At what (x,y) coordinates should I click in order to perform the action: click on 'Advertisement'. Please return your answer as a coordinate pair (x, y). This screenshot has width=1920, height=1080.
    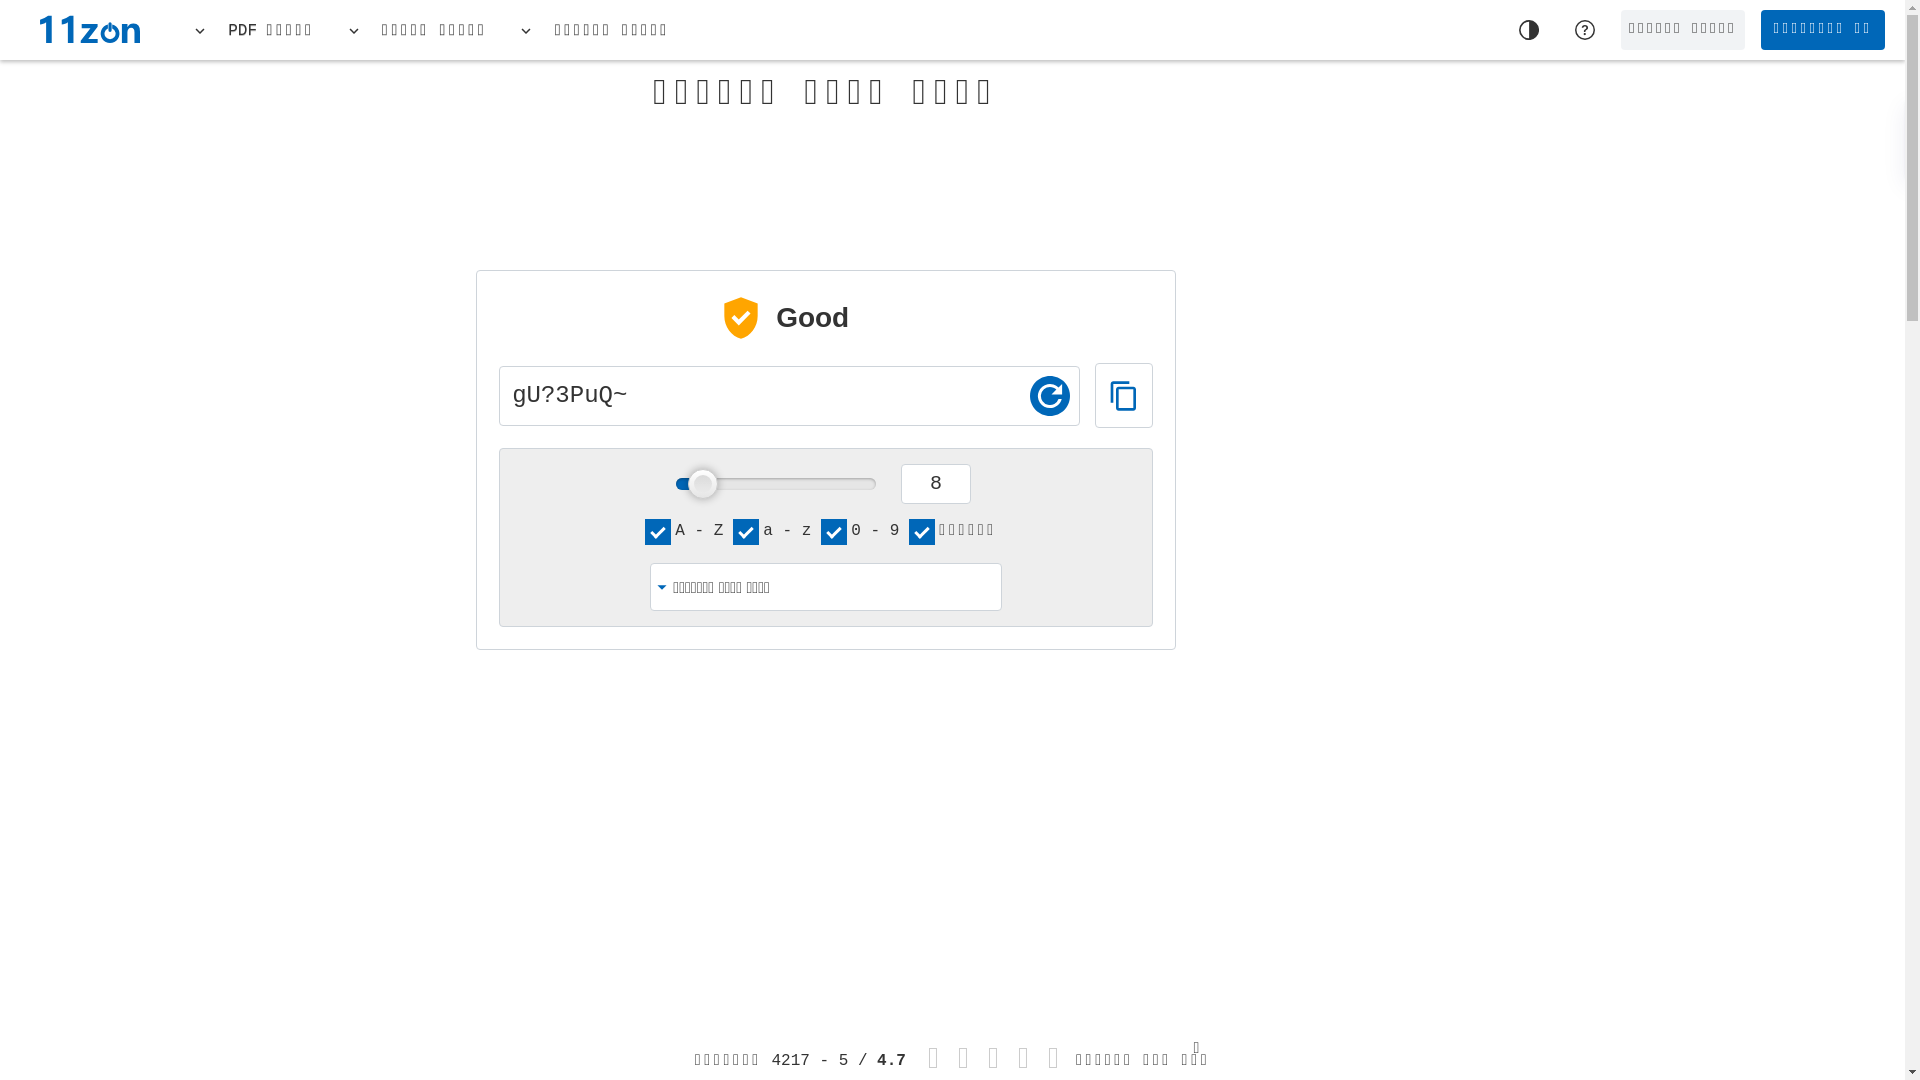
    Looking at the image, I should click on (1687, 380).